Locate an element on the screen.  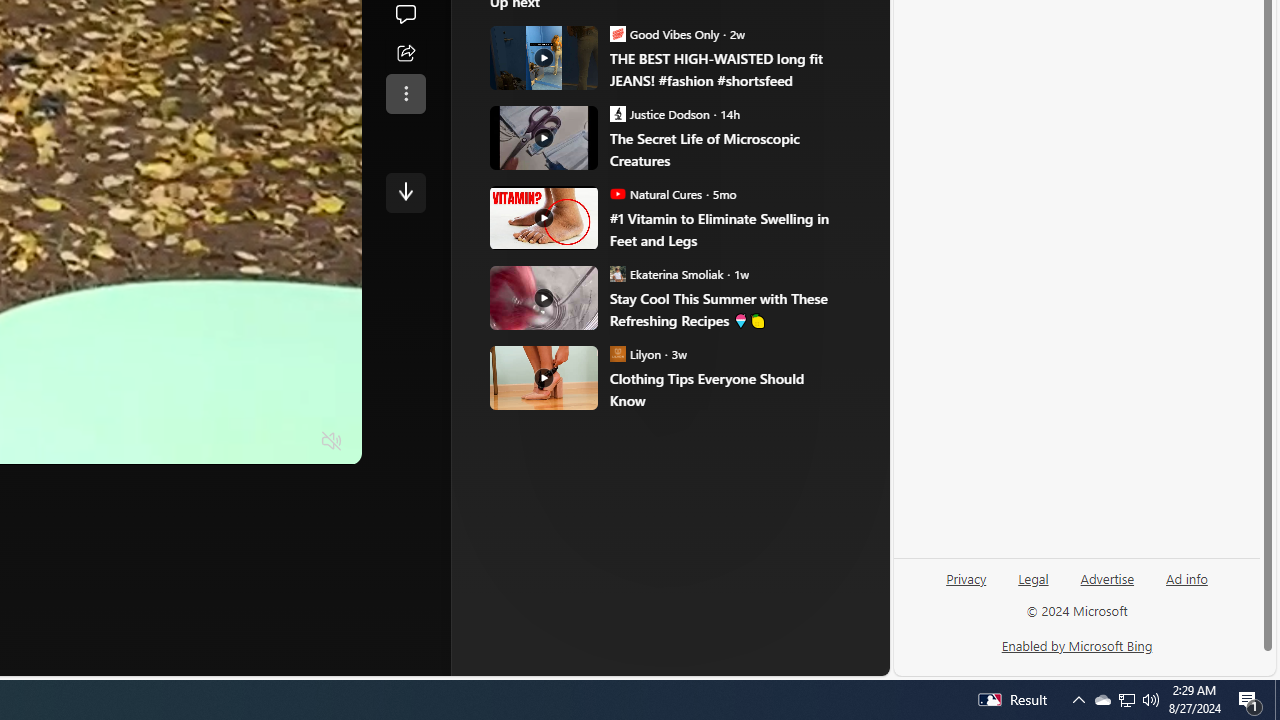
'THE BEST HIGH-WAISTED long fit JEANS! #fashion #shortsfeed' is located at coordinates (725, 69).